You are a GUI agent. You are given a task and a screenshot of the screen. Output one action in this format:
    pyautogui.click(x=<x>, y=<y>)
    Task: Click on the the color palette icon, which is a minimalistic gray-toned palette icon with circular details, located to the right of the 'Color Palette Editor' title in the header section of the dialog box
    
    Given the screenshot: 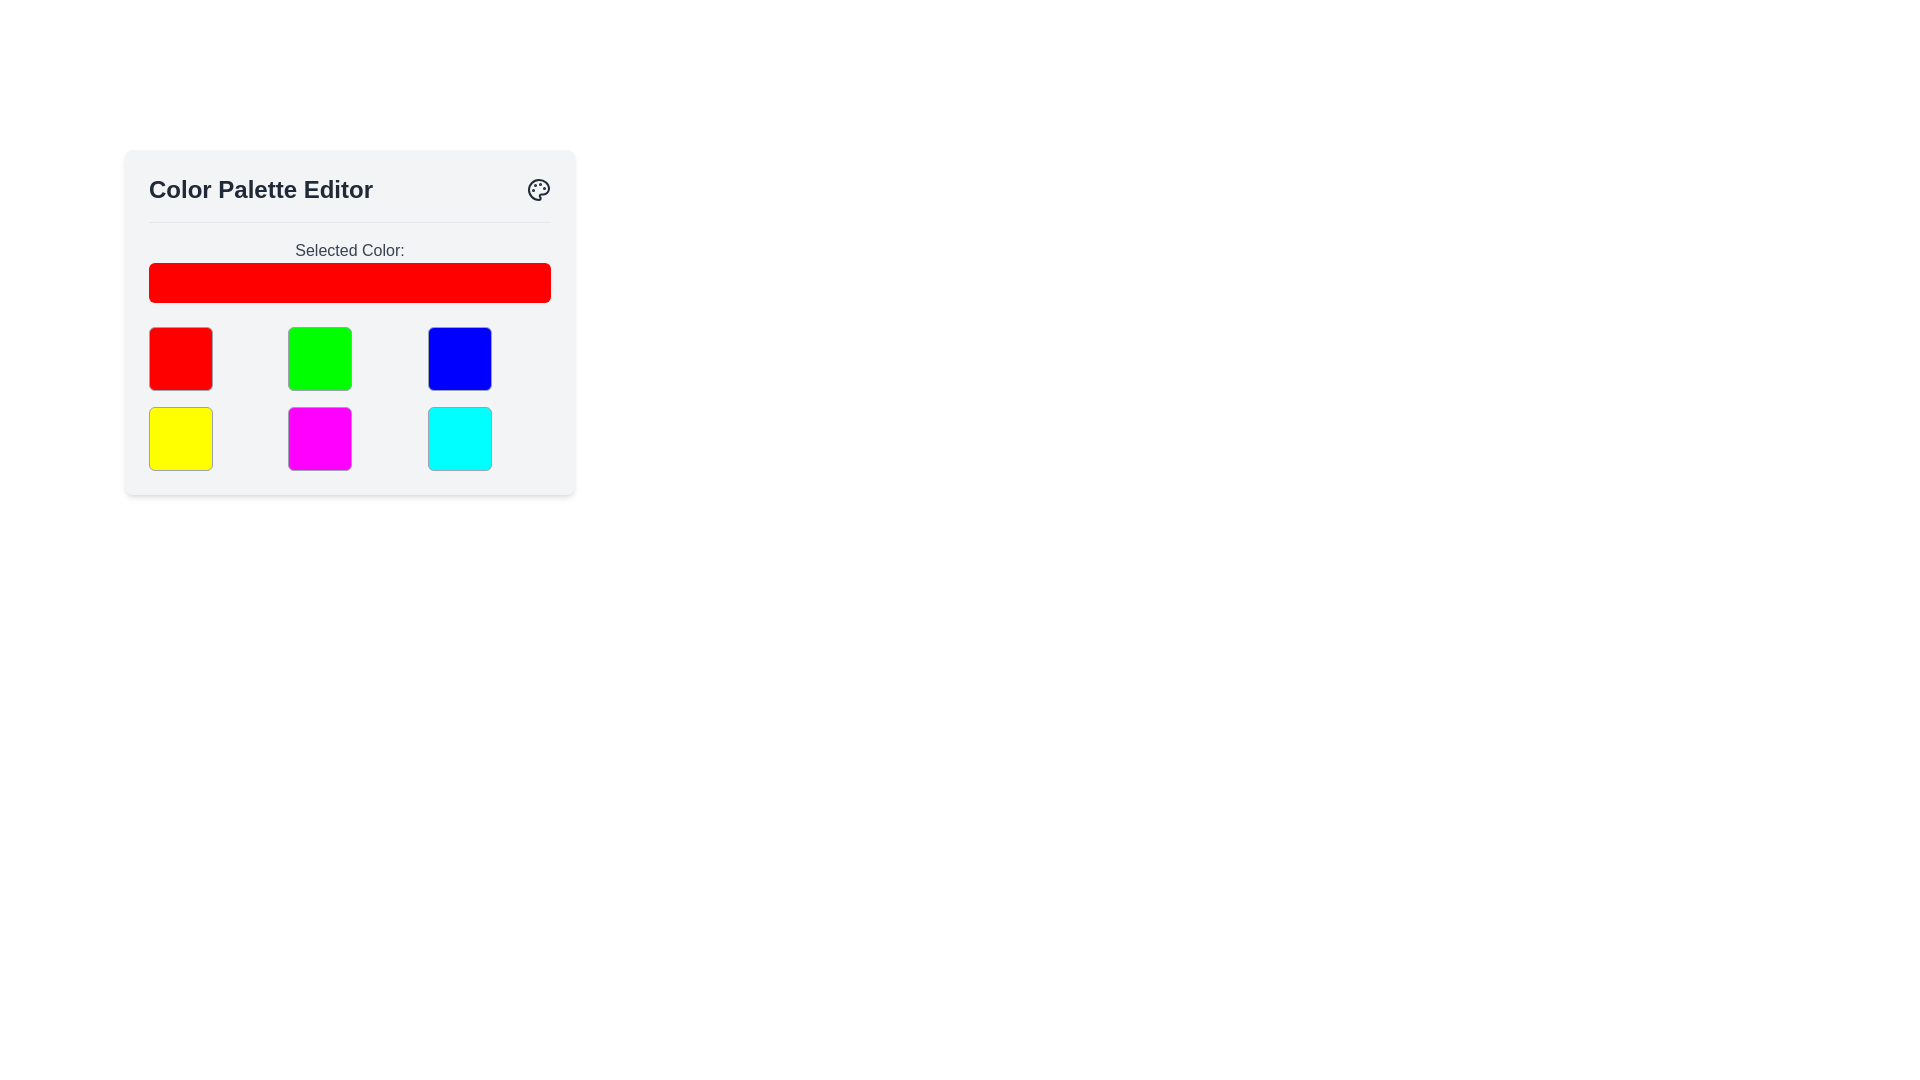 What is the action you would take?
    pyautogui.click(x=538, y=189)
    